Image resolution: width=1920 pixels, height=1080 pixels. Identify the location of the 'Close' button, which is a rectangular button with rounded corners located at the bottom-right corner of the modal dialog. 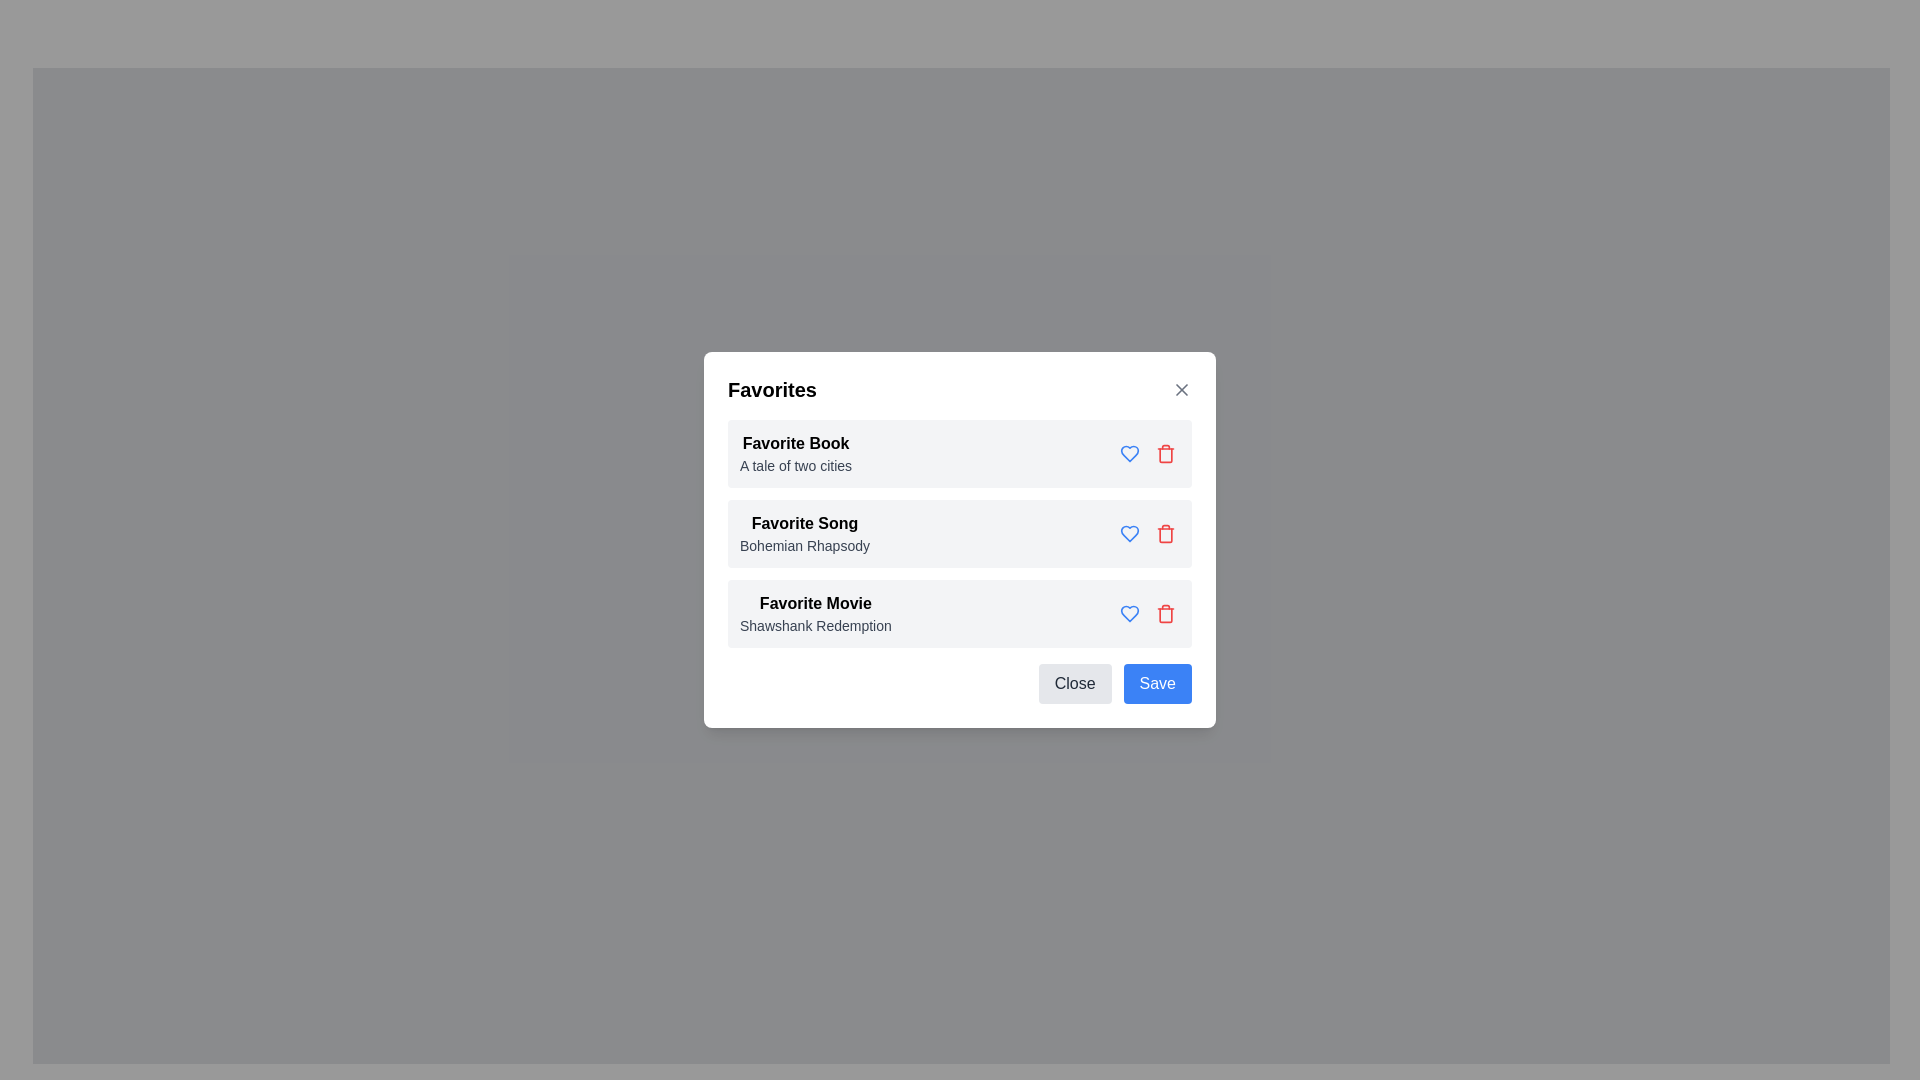
(1074, 682).